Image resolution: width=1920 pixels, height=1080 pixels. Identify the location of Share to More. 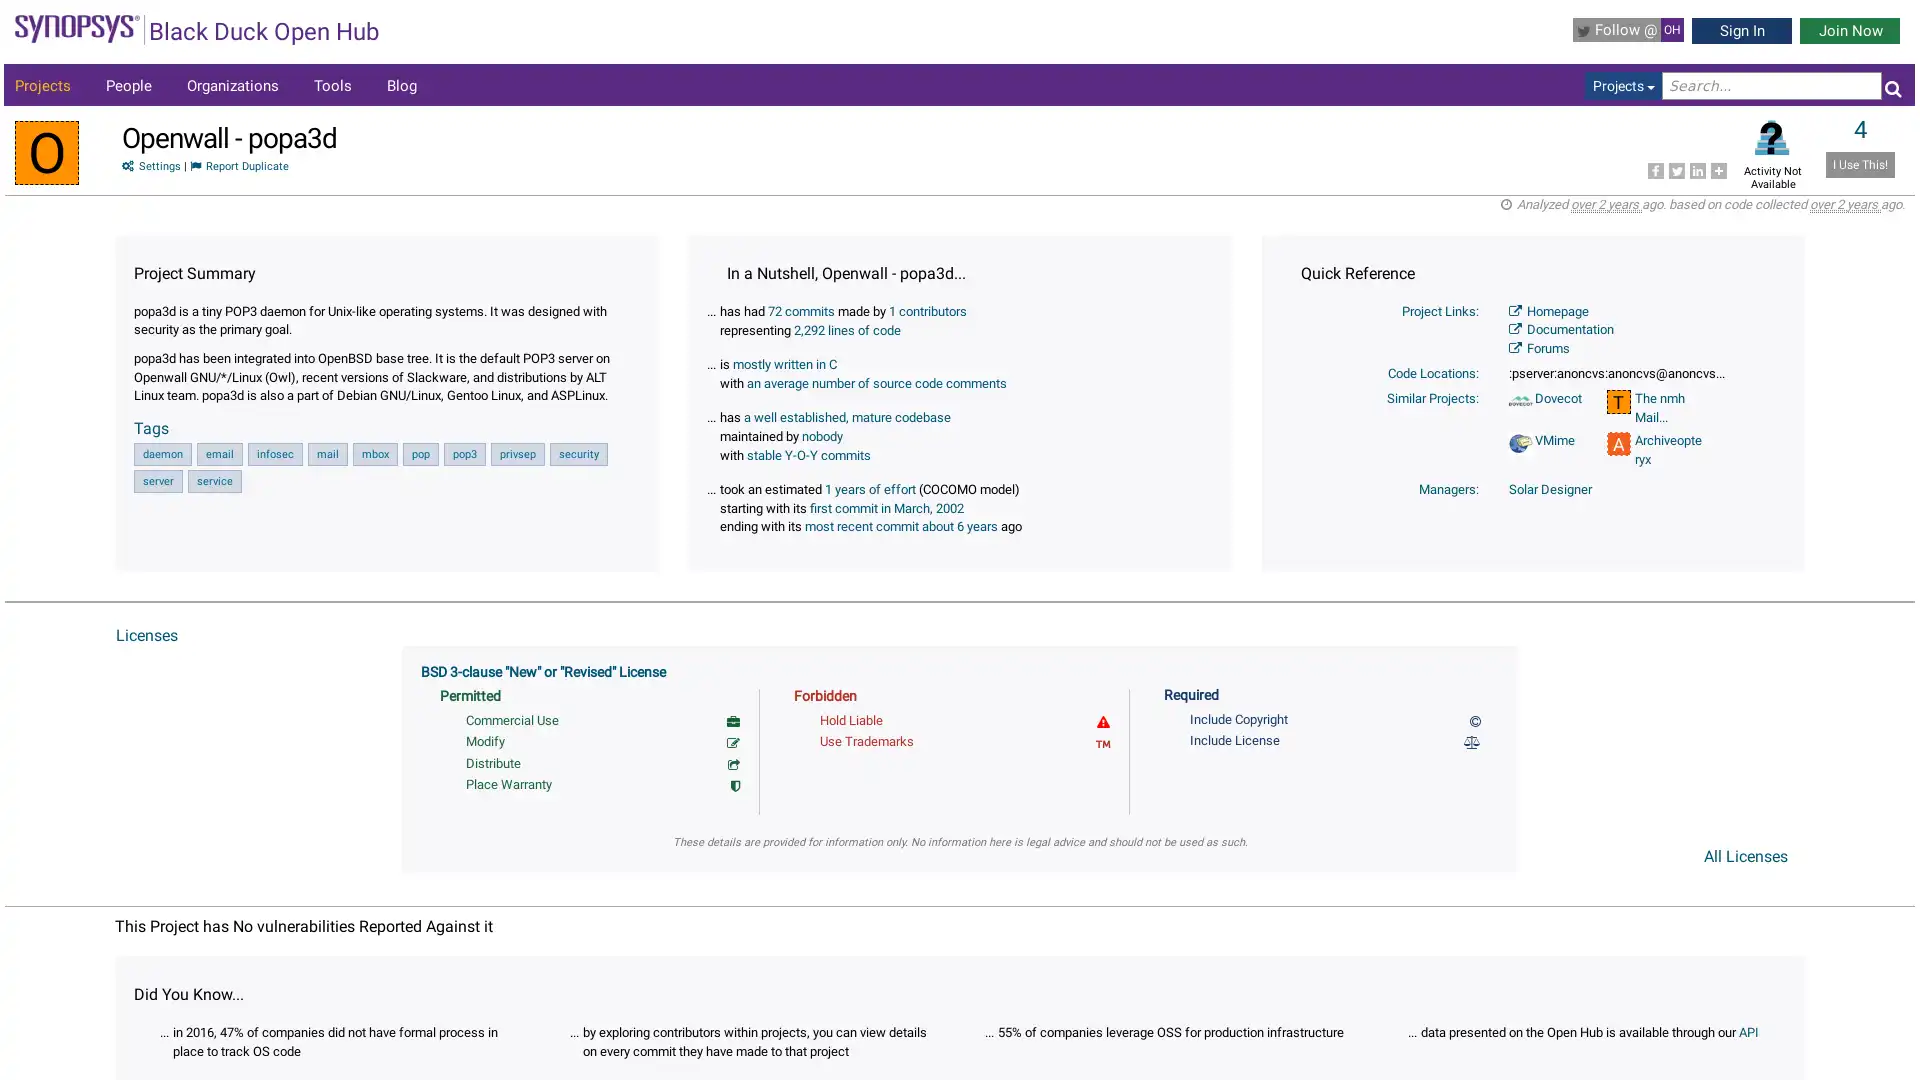
(1717, 169).